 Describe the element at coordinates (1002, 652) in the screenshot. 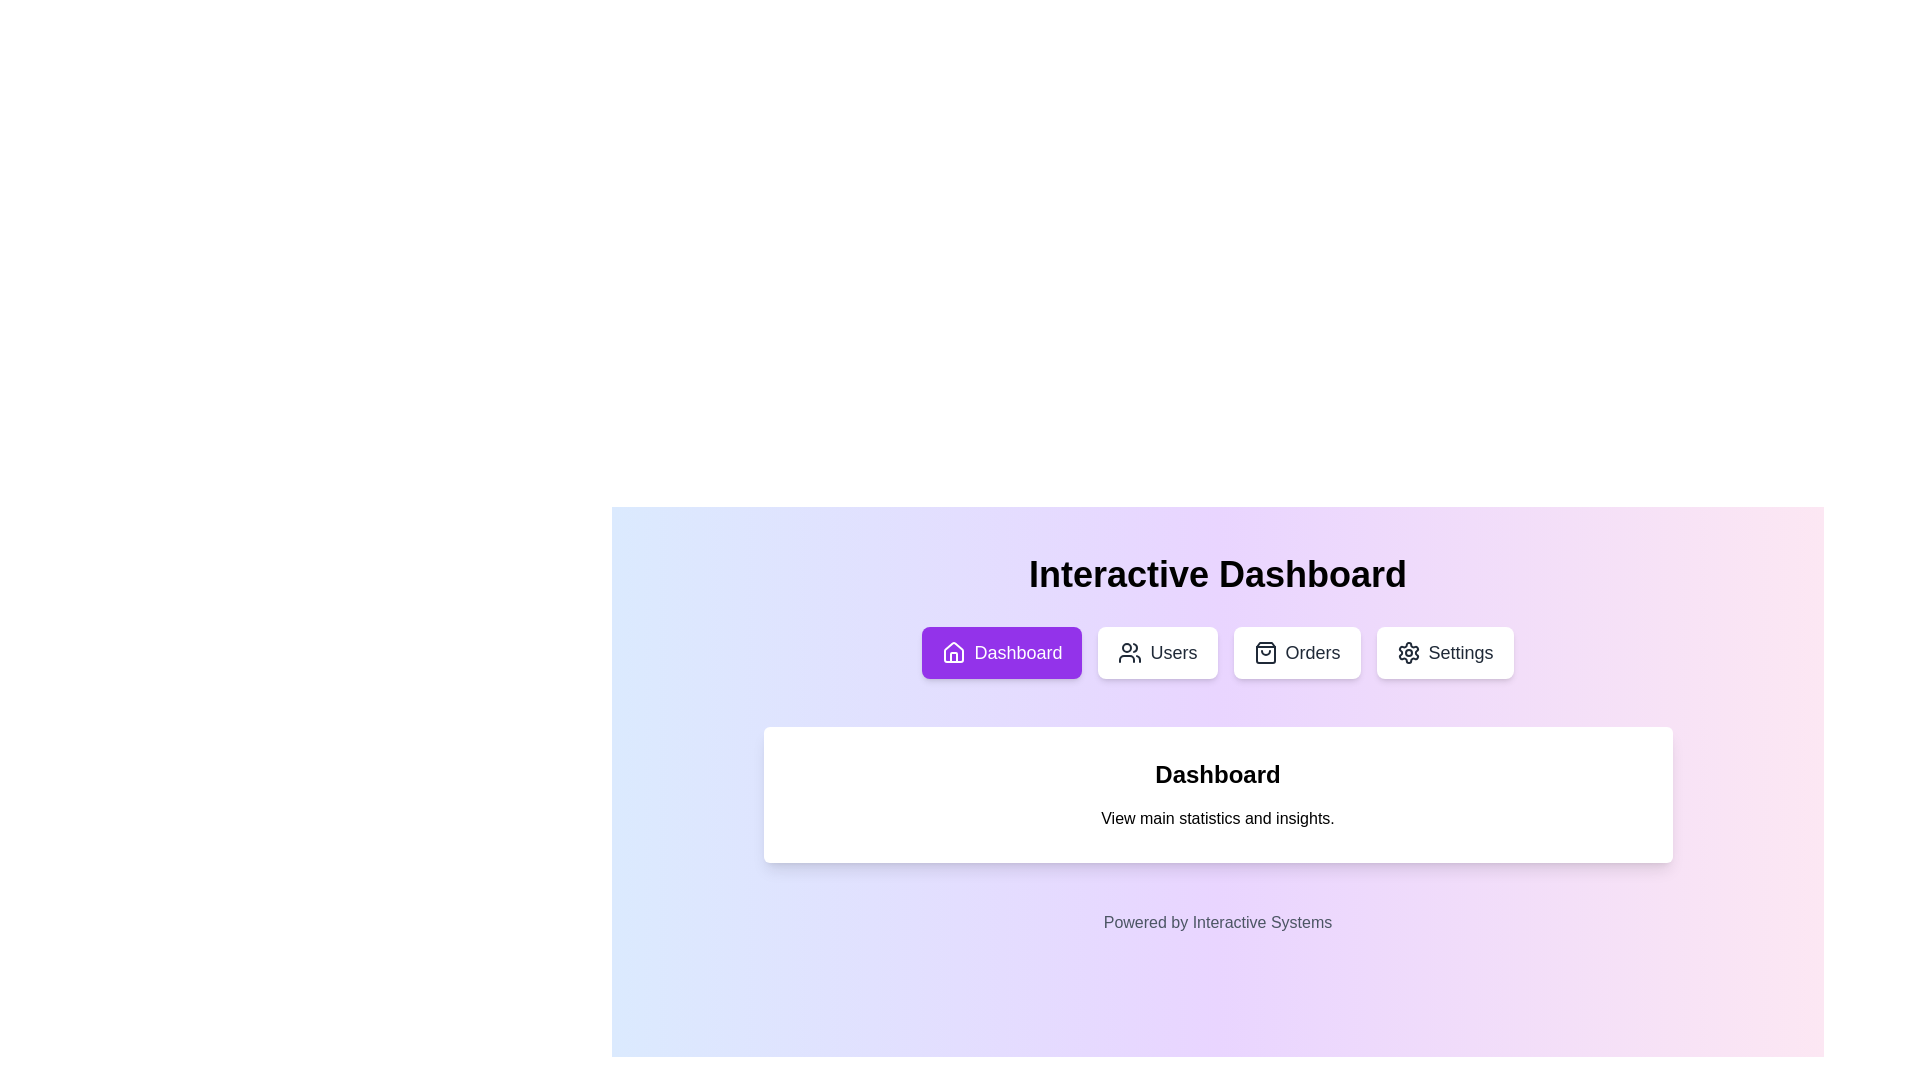

I see `the 'Dashboard' button with a house icon, which has a purple background and white text, to observe a scaling animation` at that location.